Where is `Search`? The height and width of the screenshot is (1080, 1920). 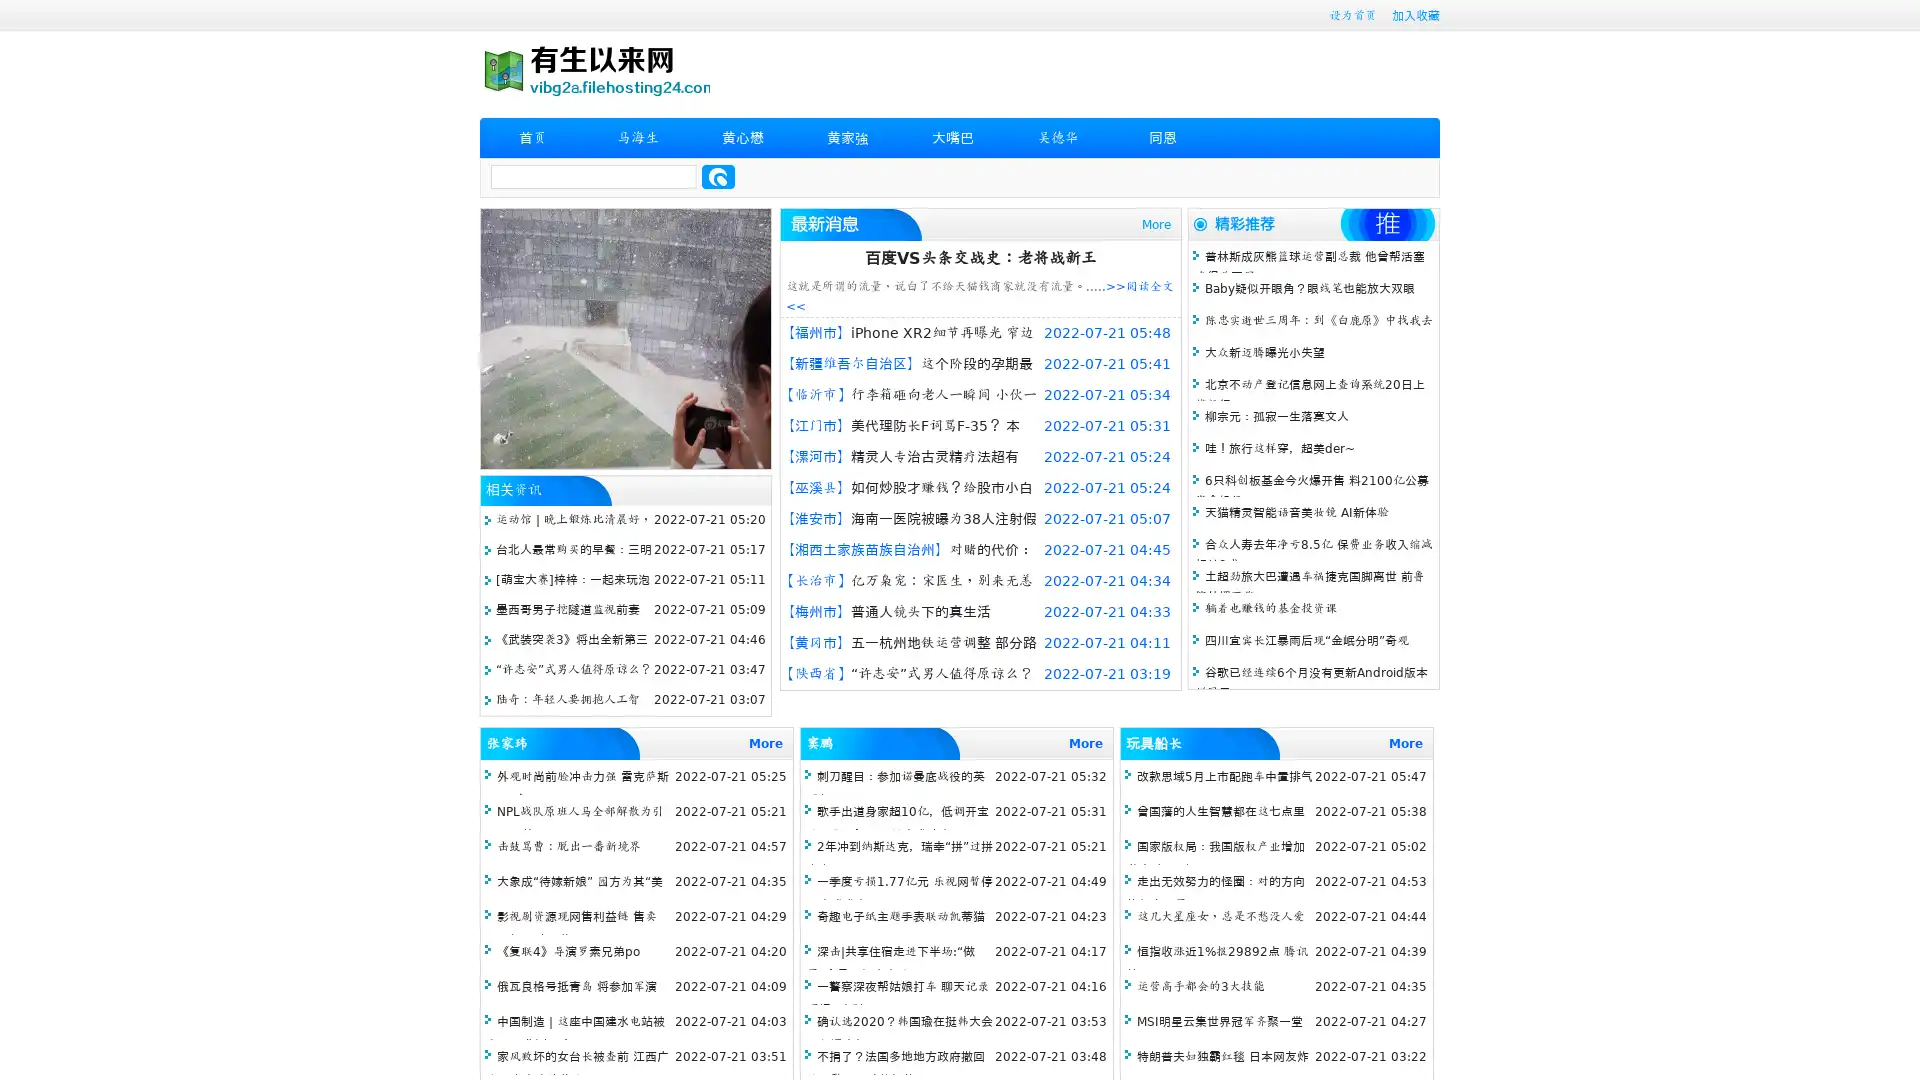 Search is located at coordinates (718, 176).